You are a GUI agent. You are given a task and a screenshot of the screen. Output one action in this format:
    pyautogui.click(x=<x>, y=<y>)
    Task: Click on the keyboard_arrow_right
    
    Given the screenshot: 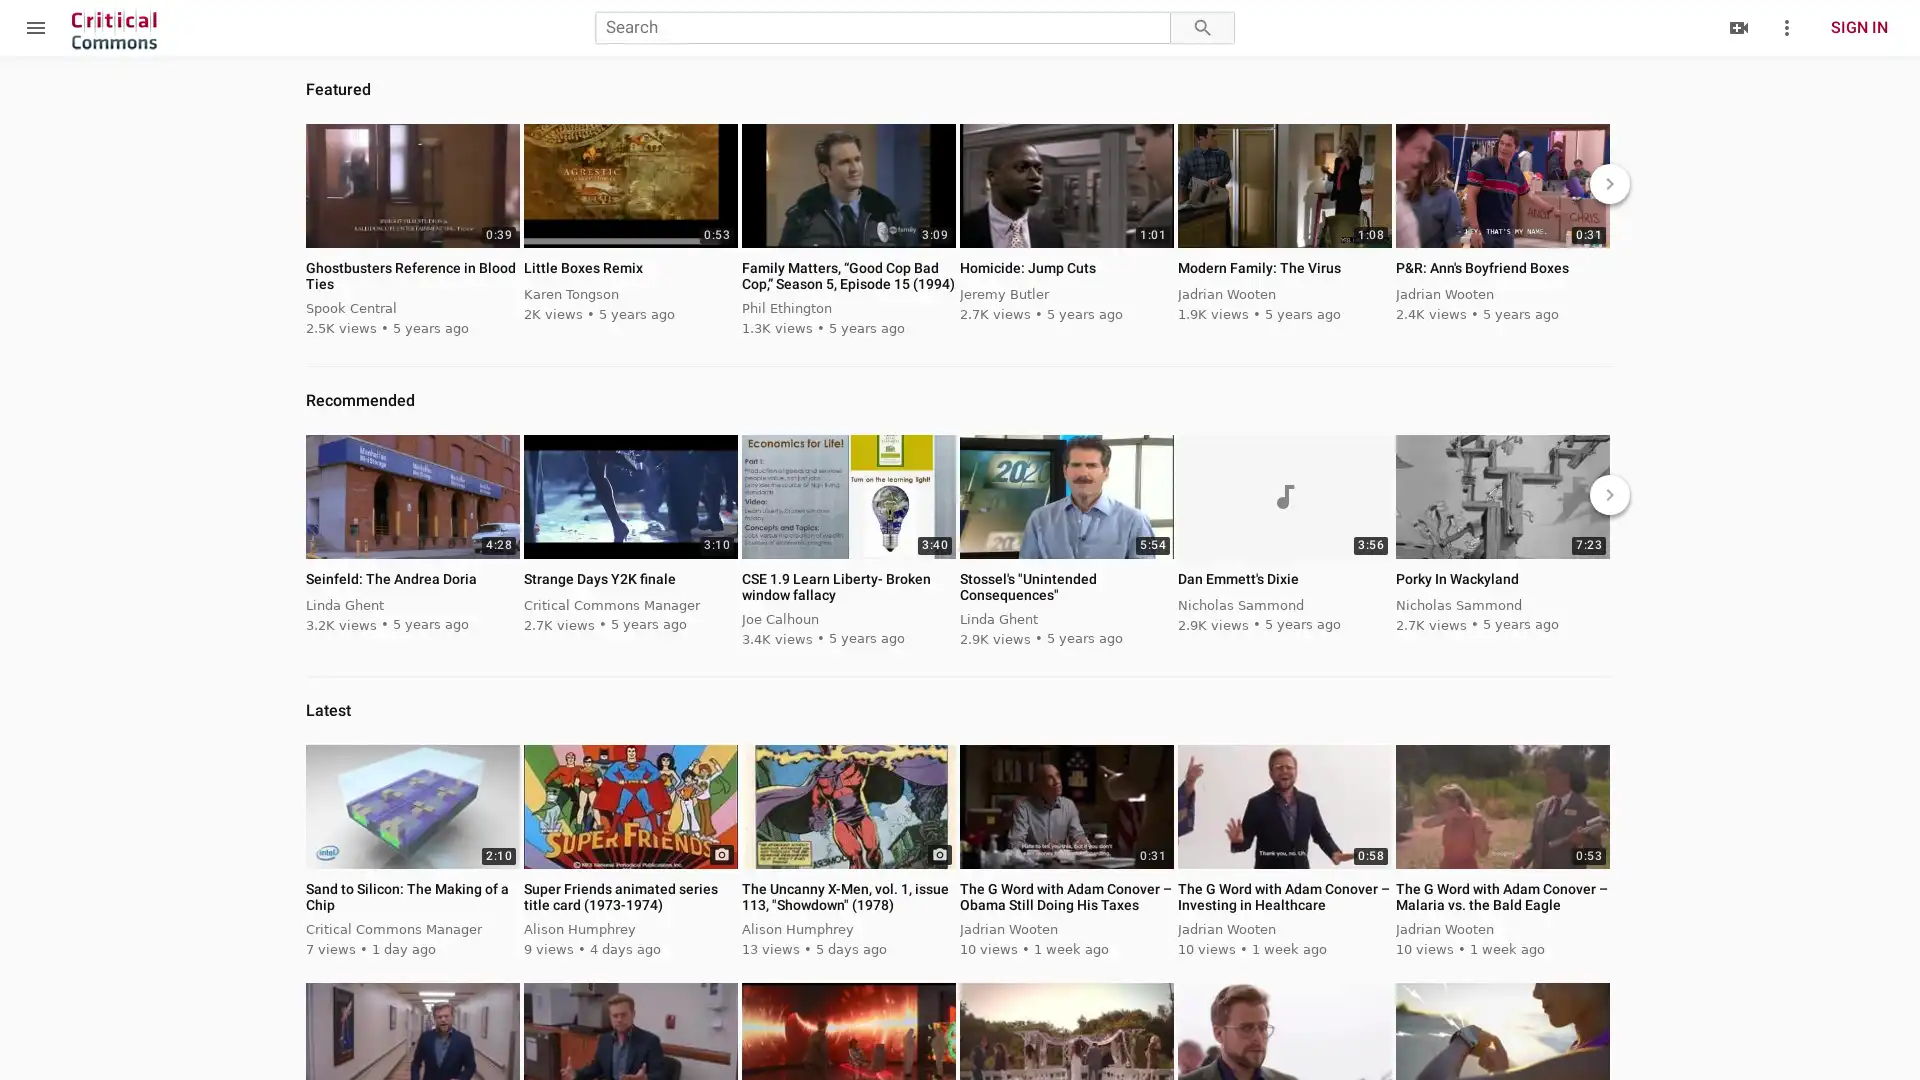 What is the action you would take?
    pyautogui.click(x=1609, y=184)
    